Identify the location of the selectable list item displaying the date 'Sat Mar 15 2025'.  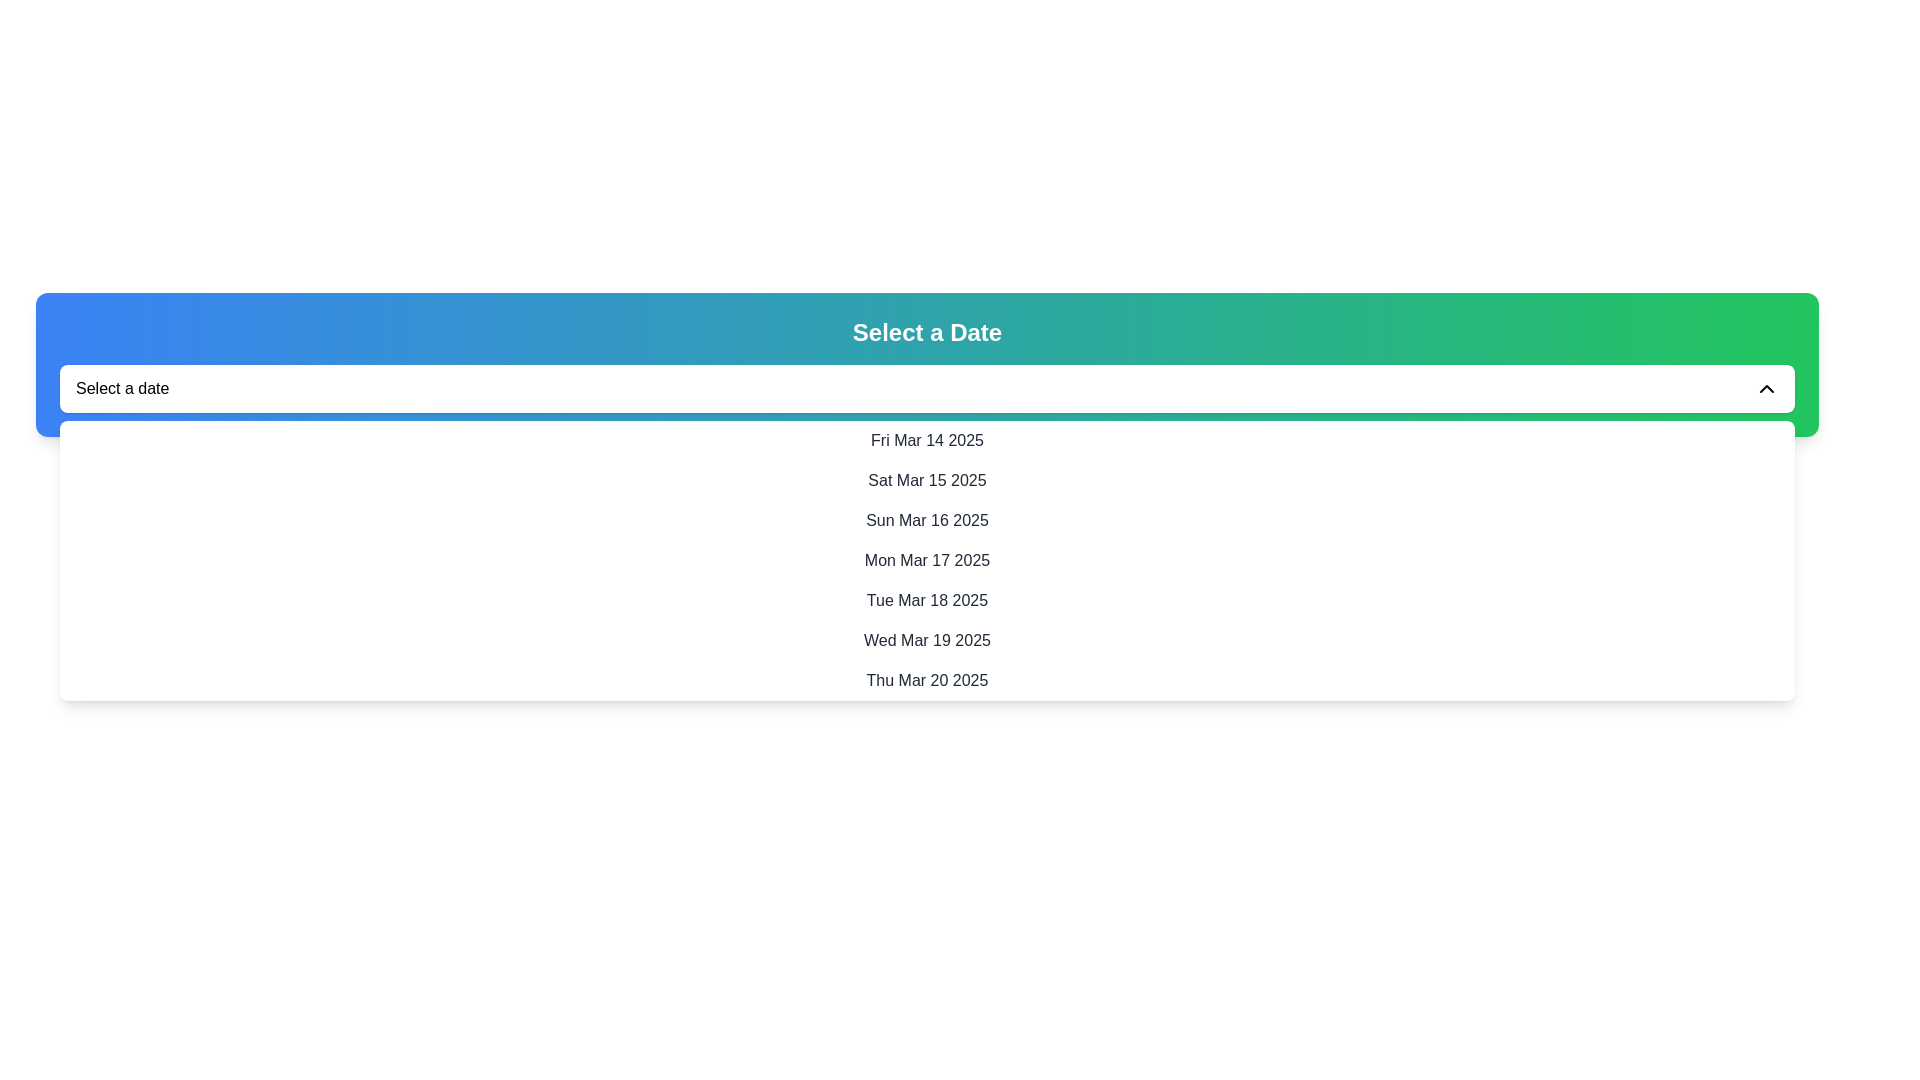
(926, 481).